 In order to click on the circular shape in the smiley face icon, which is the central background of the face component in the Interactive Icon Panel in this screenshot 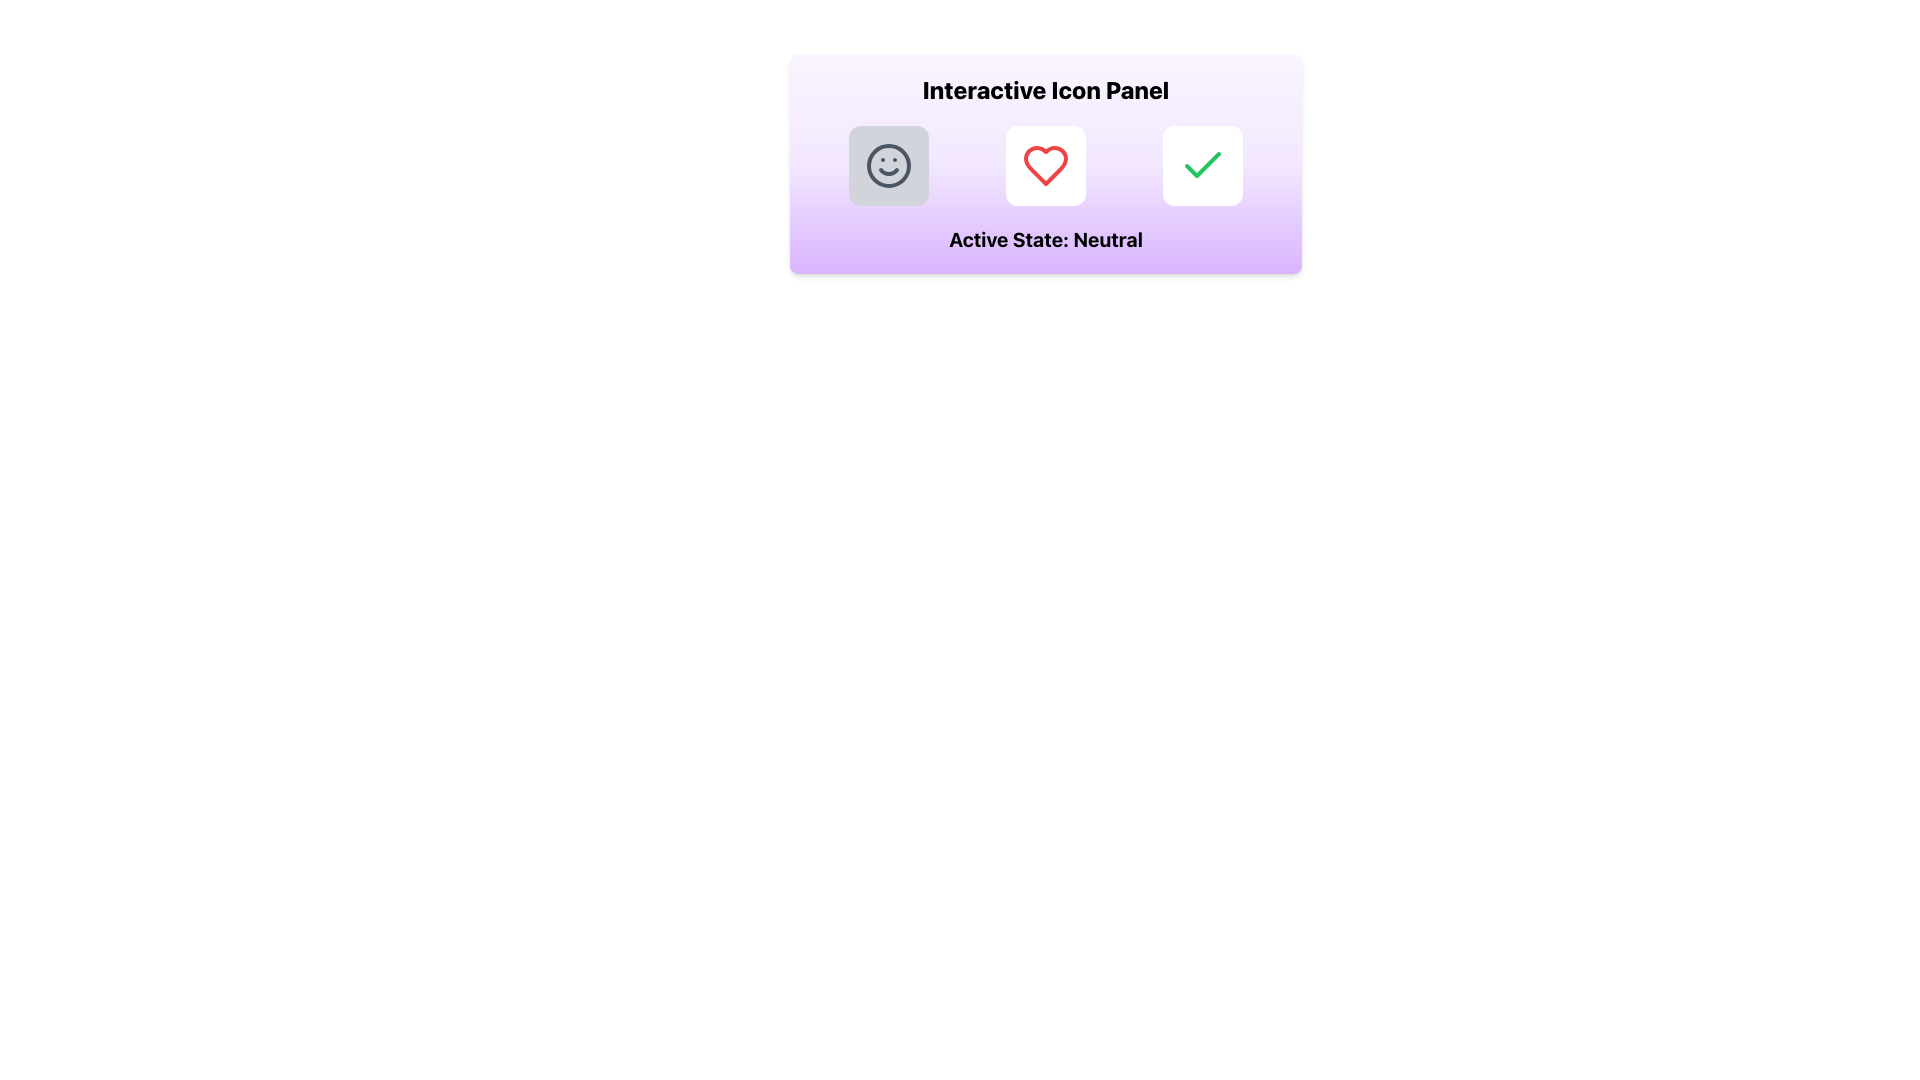, I will do `click(887, 164)`.